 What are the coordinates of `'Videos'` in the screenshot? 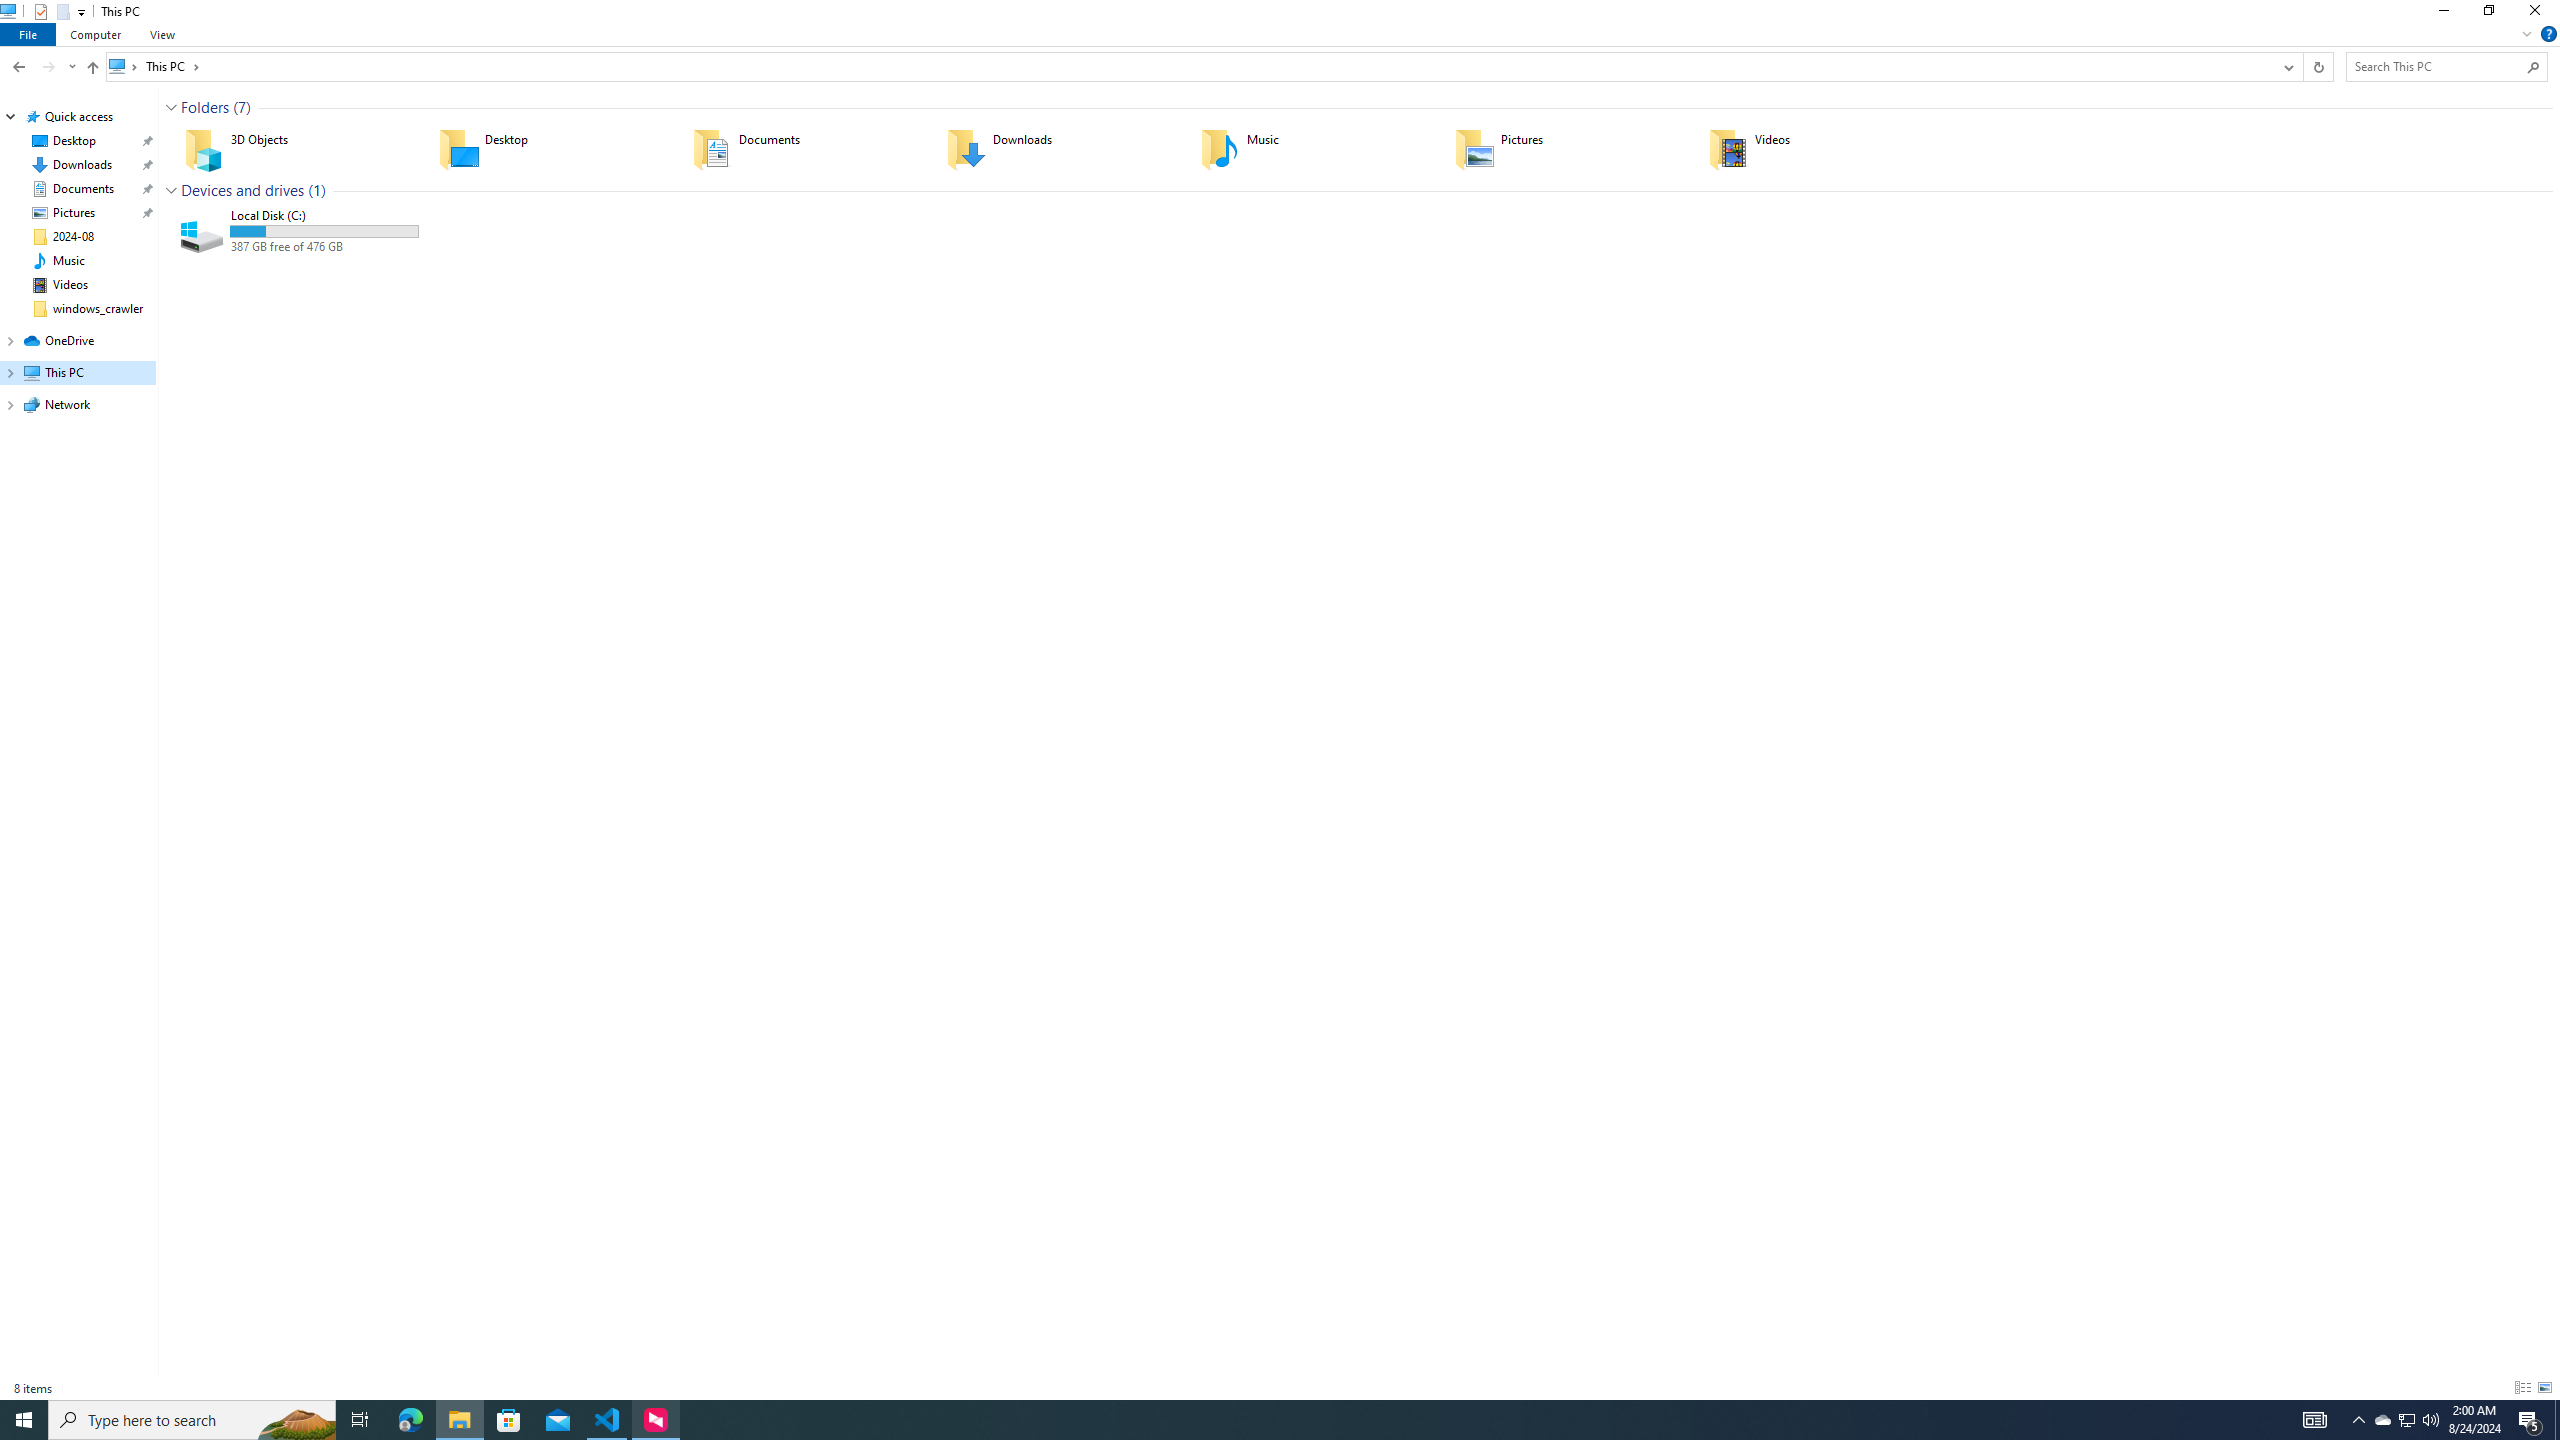 It's located at (1822, 149).